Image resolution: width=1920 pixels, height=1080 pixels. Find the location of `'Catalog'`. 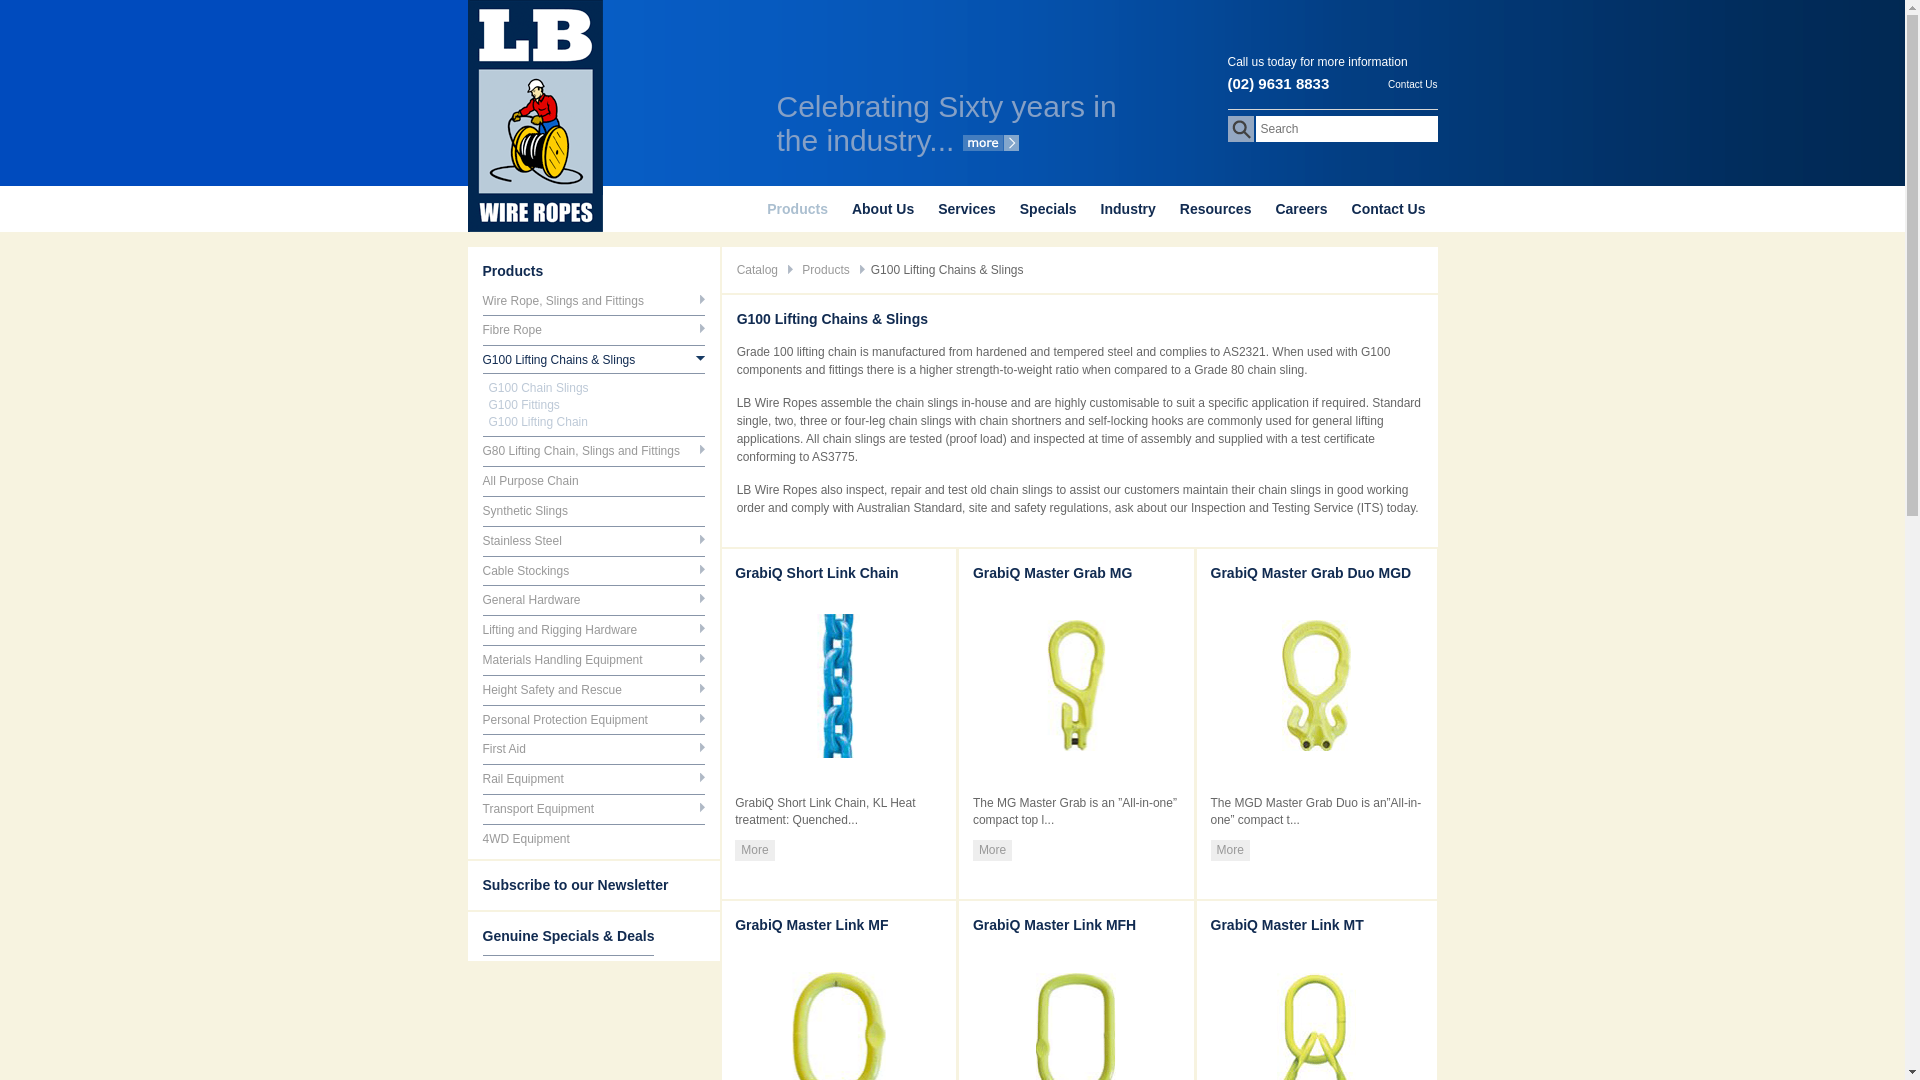

'Catalog' is located at coordinates (756, 270).